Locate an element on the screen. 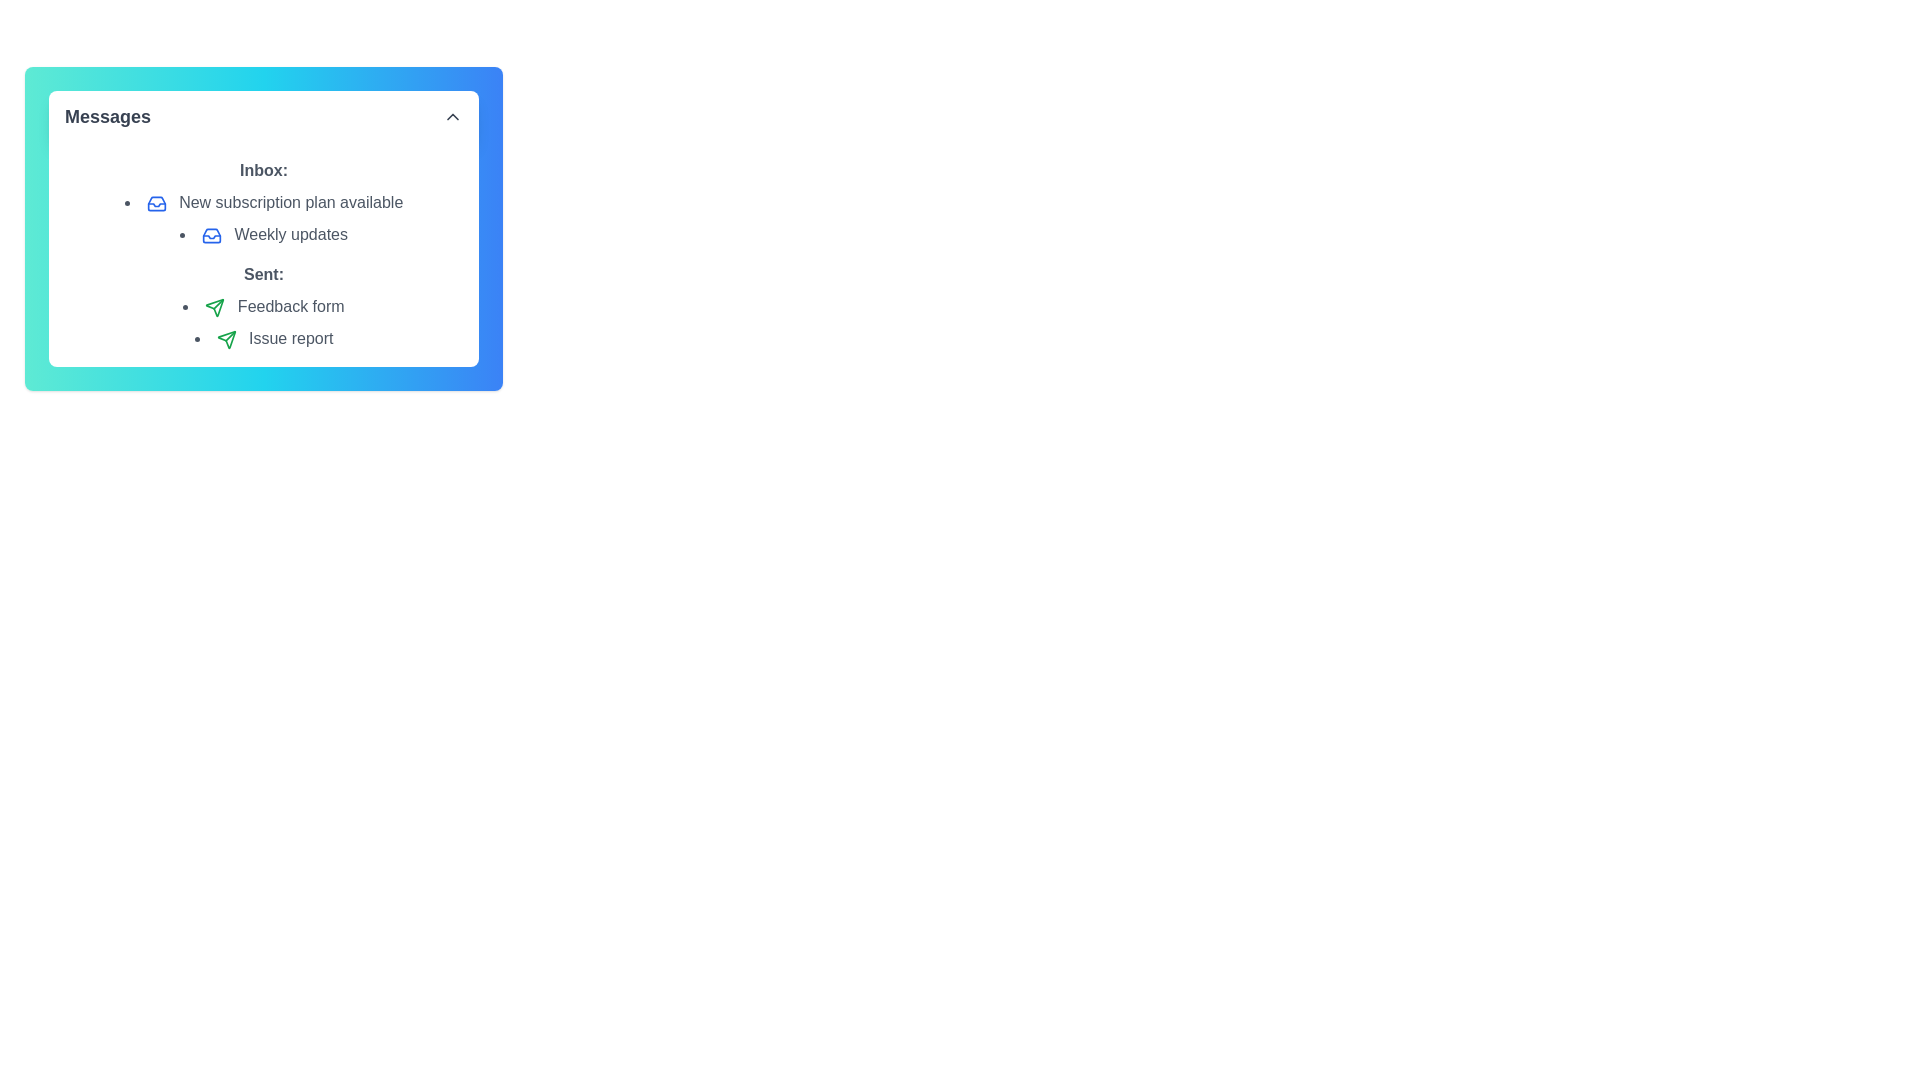 The height and width of the screenshot is (1080, 1920). the embedded icons in the 'Messages' card UI component, which features a gradient background and includes categories 'Inbox' and 'Sent' is located at coordinates (263, 227).